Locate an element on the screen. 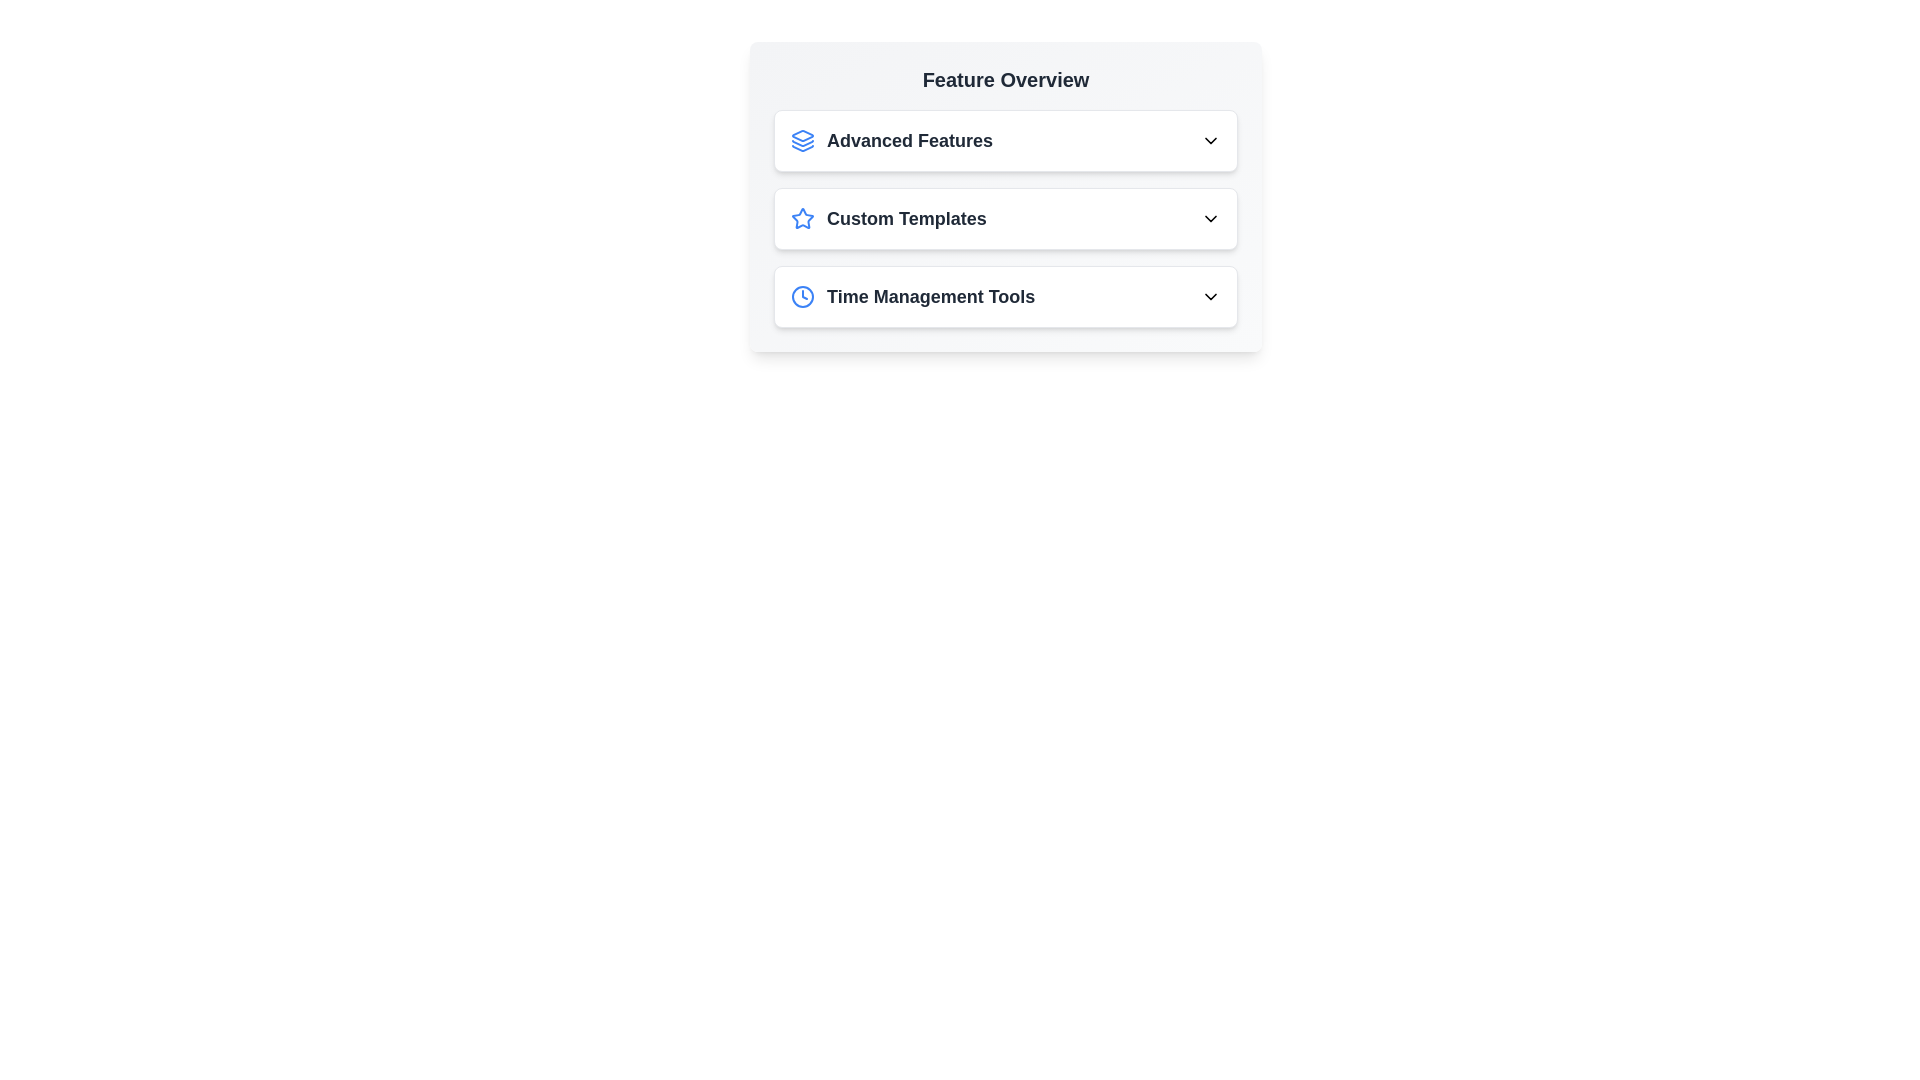 Image resolution: width=1920 pixels, height=1080 pixels. the star corresponding to 2 to examine its rating is located at coordinates (828, 219).